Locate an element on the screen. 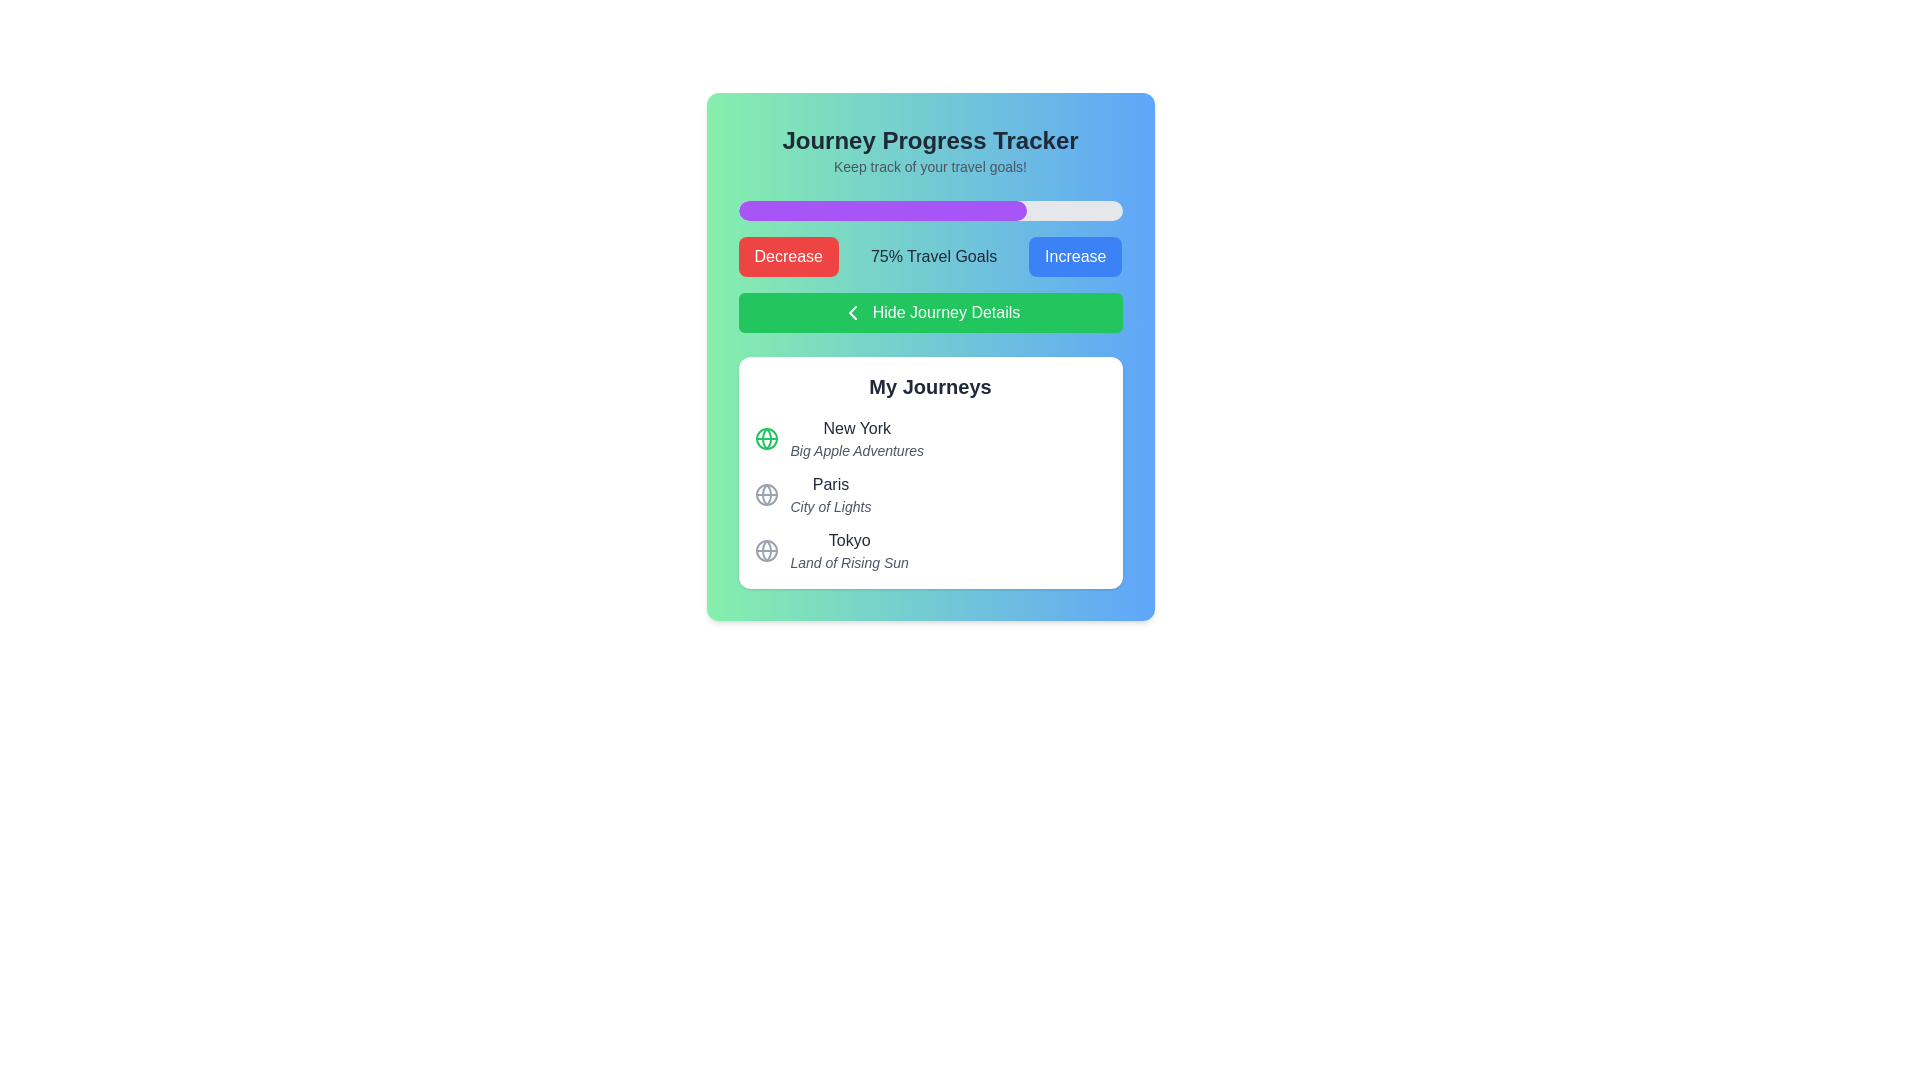 This screenshot has height=1080, width=1920. the chevron icon located in the top bar area, which serves as a navigation control to return to a previous page or collapse a section is located at coordinates (852, 312).